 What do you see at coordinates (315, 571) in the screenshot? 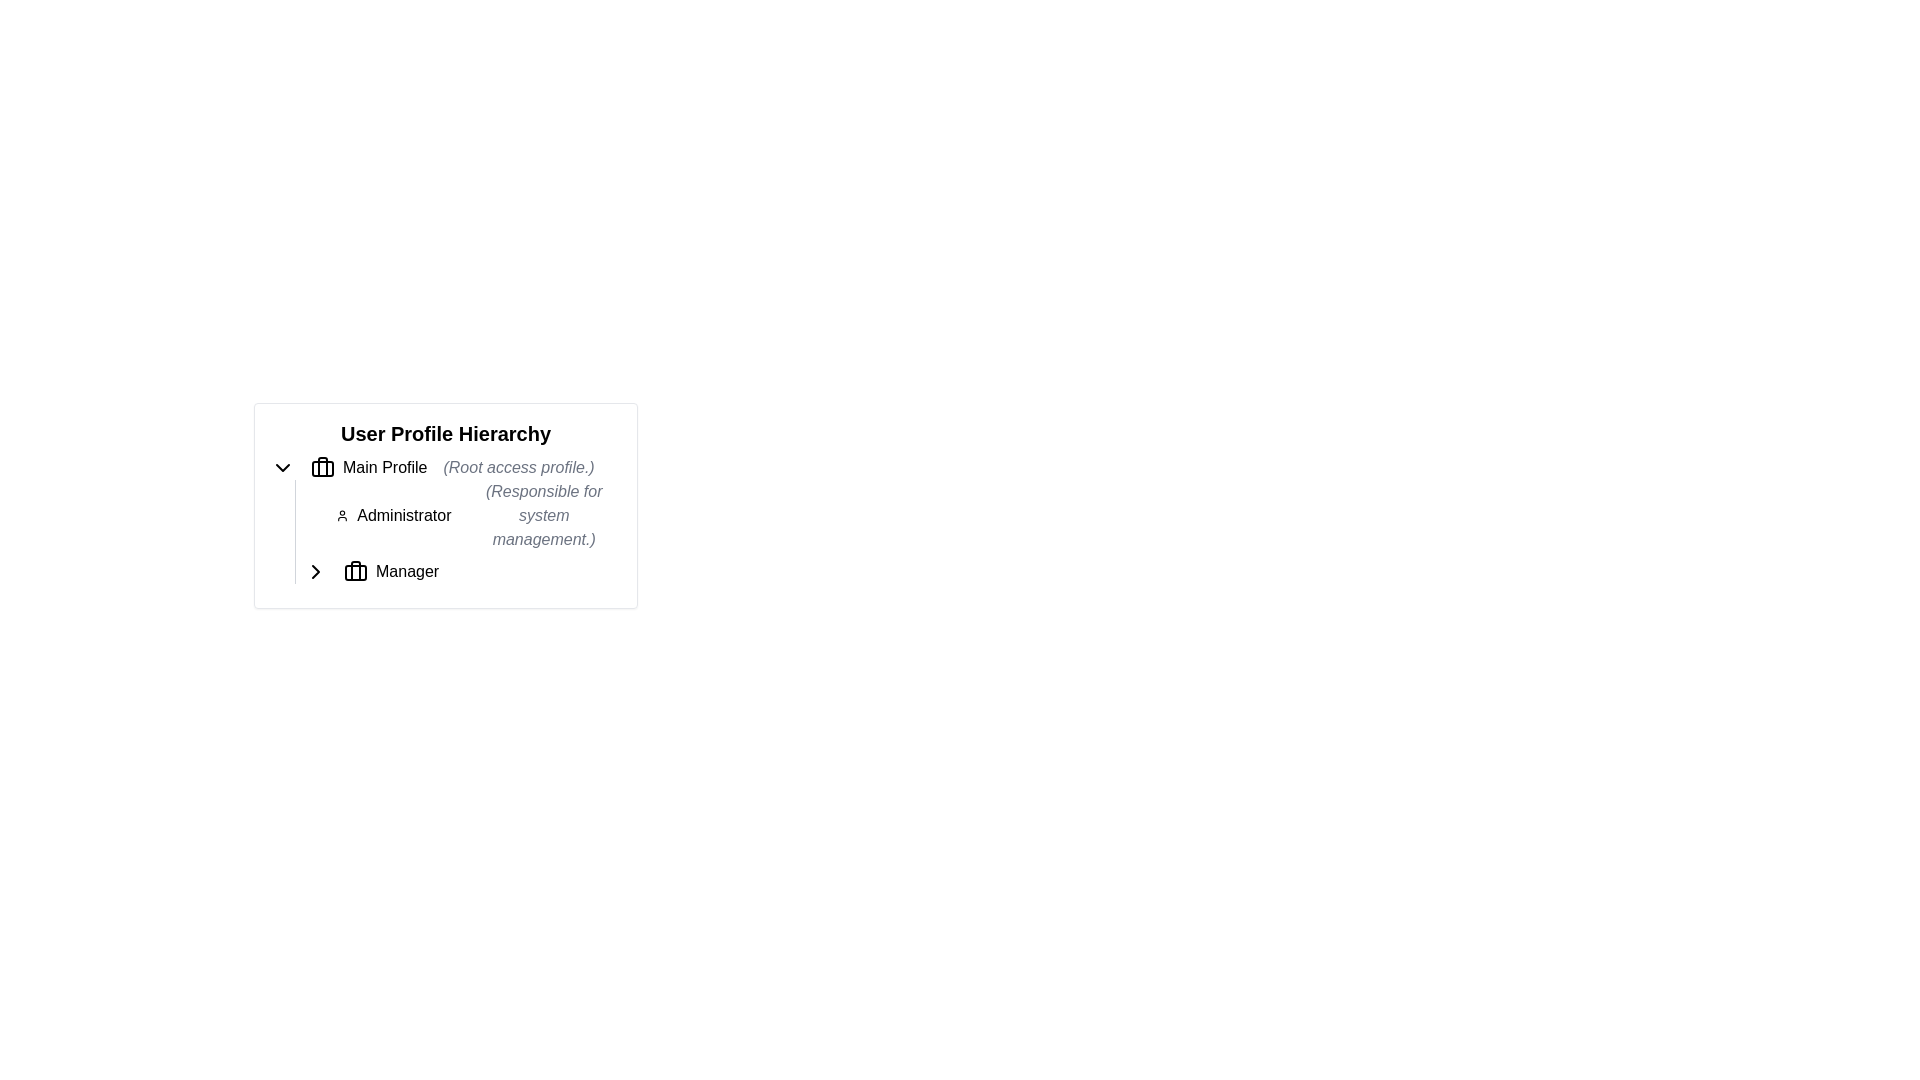
I see `the rightward-facing chevron icon that is styled with a thin line, positioned adjacent to the text 'Manager'` at bounding box center [315, 571].